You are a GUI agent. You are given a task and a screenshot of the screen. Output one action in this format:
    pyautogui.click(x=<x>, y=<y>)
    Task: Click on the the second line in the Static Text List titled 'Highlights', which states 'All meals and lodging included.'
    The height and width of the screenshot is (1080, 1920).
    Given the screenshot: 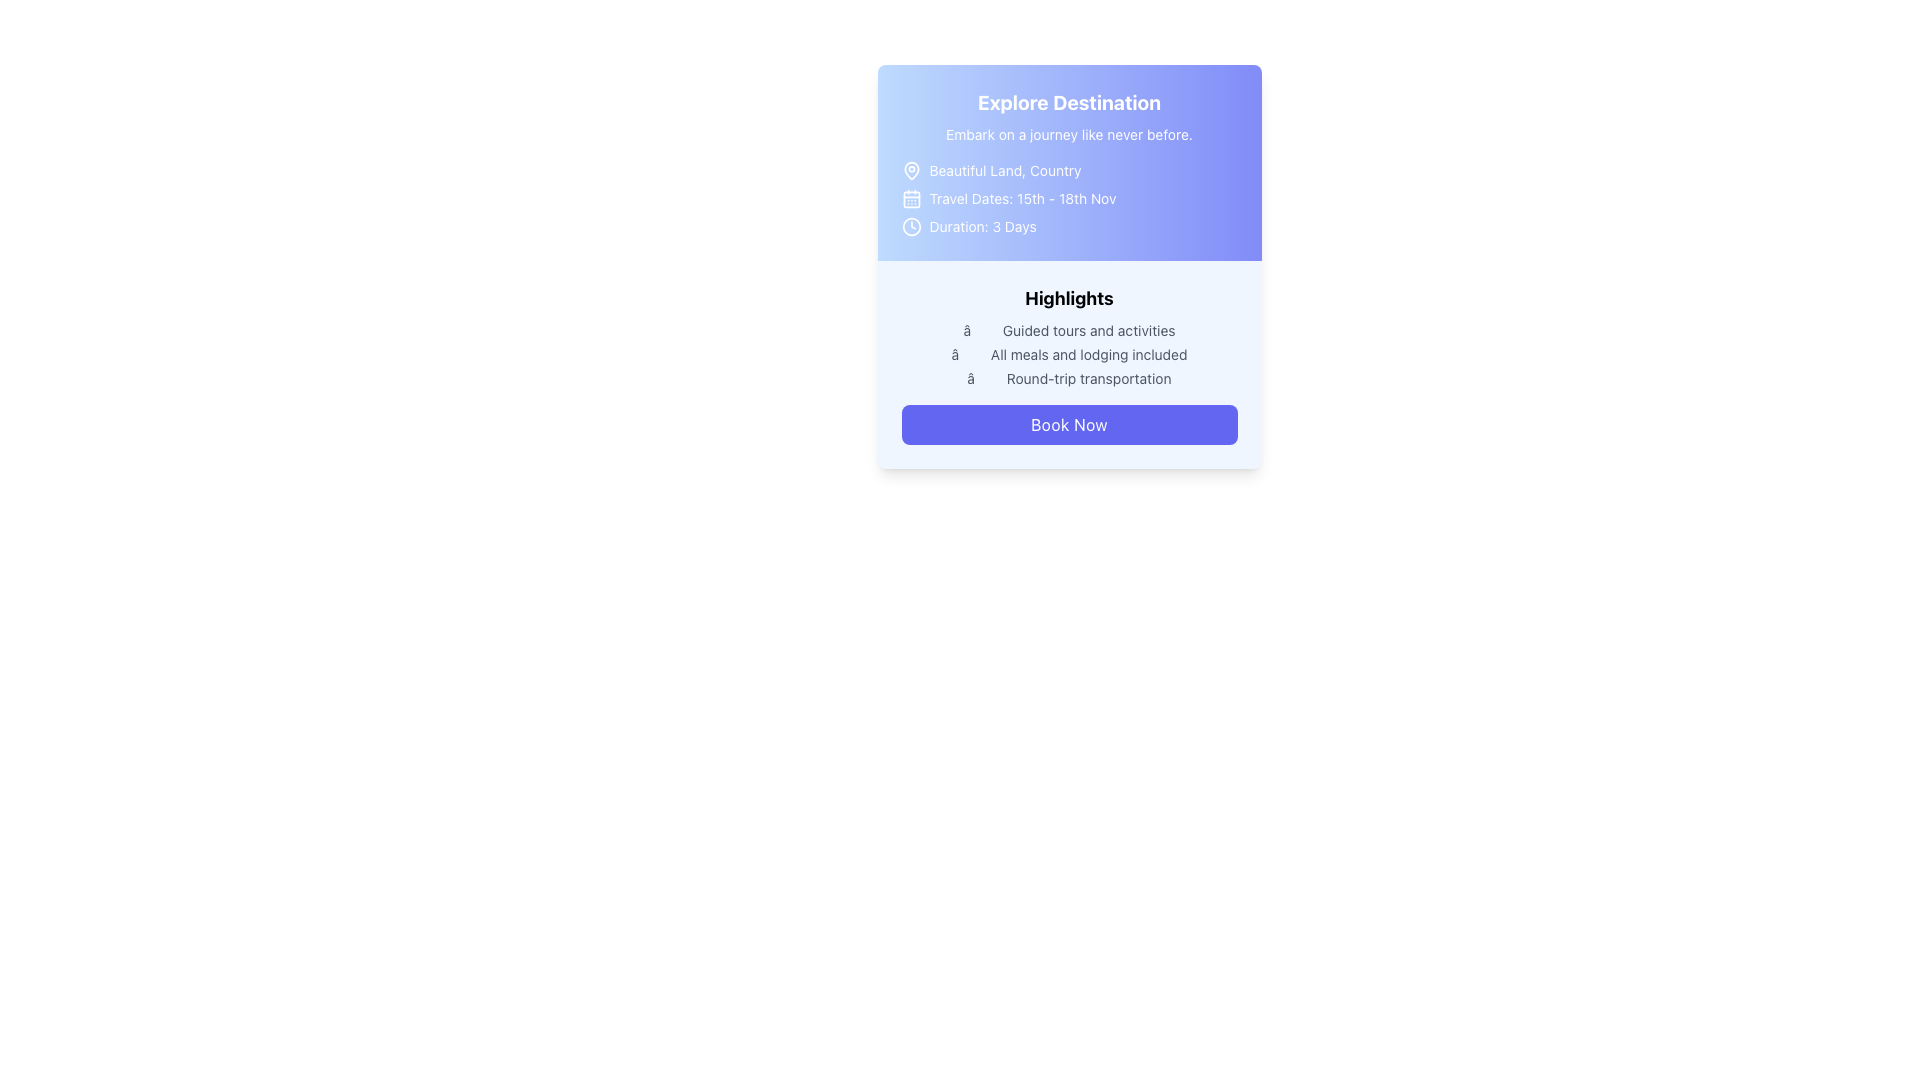 What is the action you would take?
    pyautogui.click(x=1068, y=353)
    